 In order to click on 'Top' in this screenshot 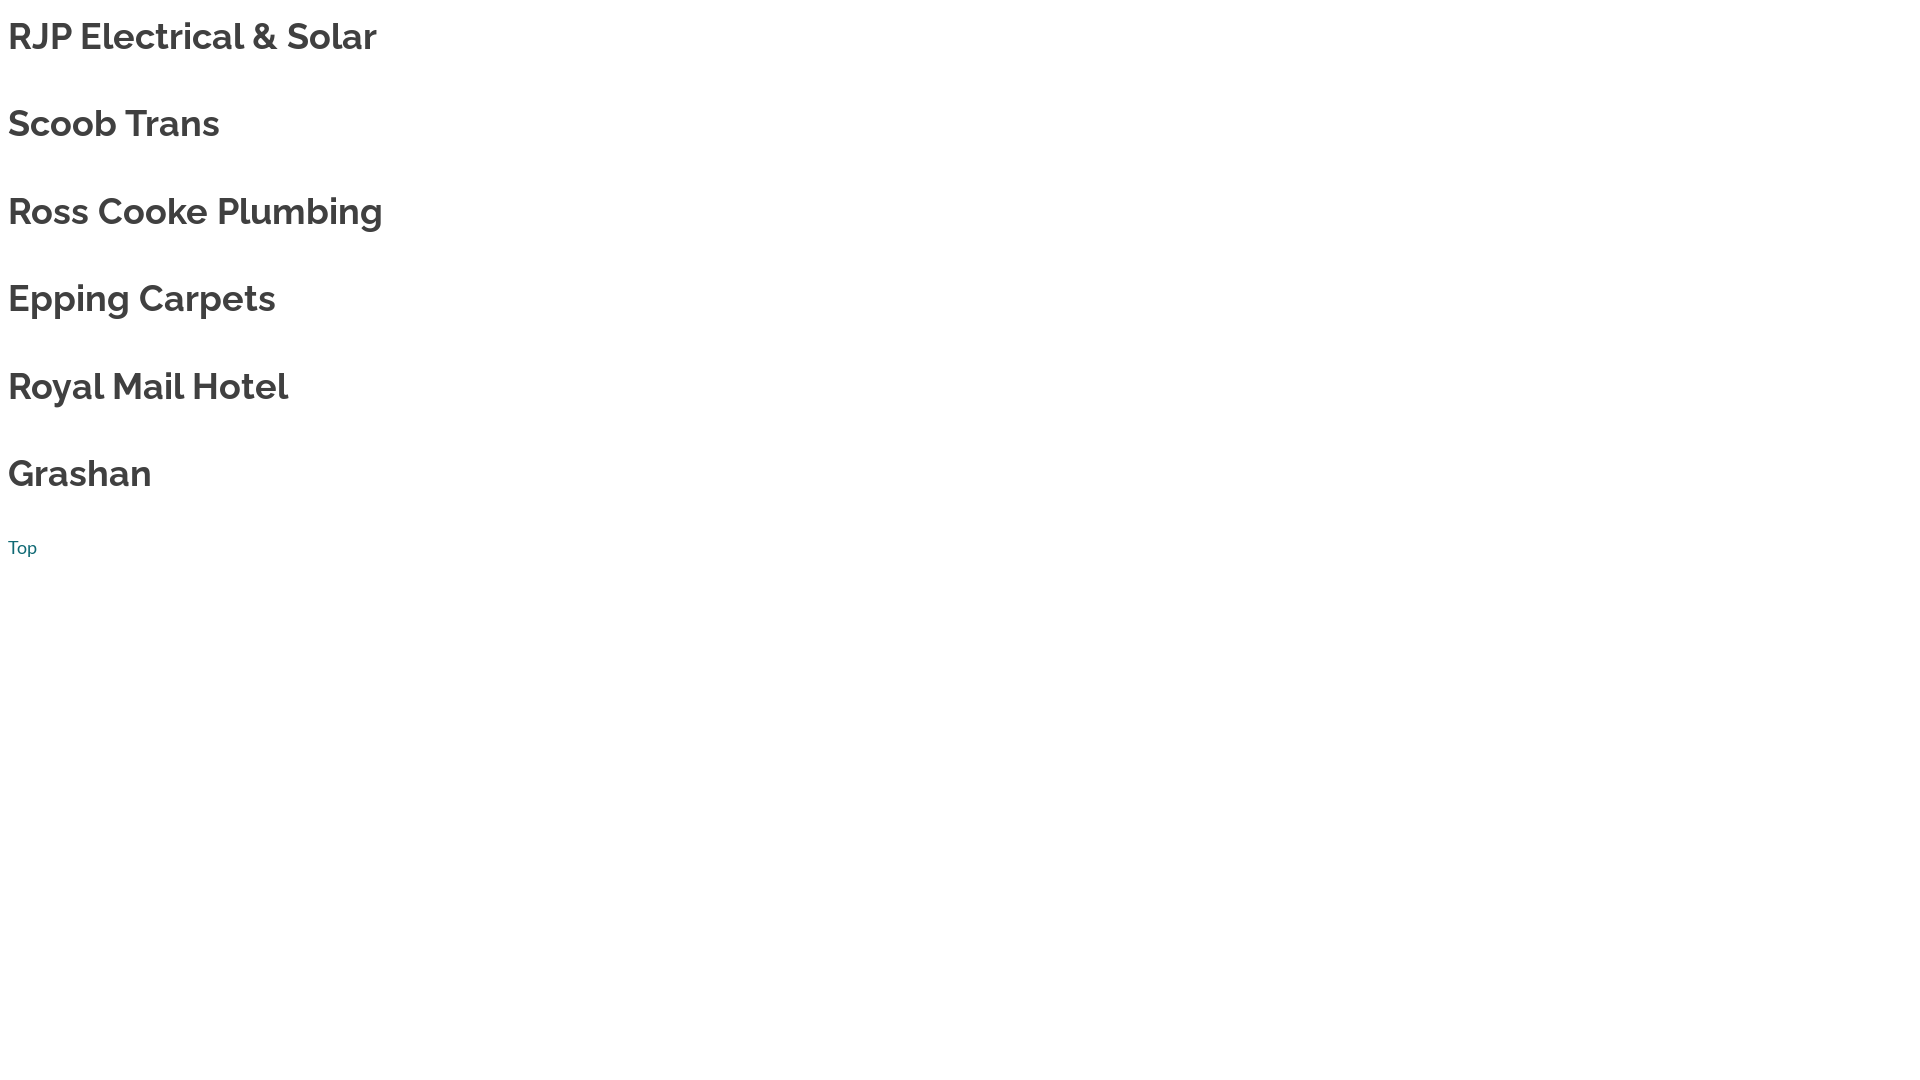, I will do `click(22, 547)`.